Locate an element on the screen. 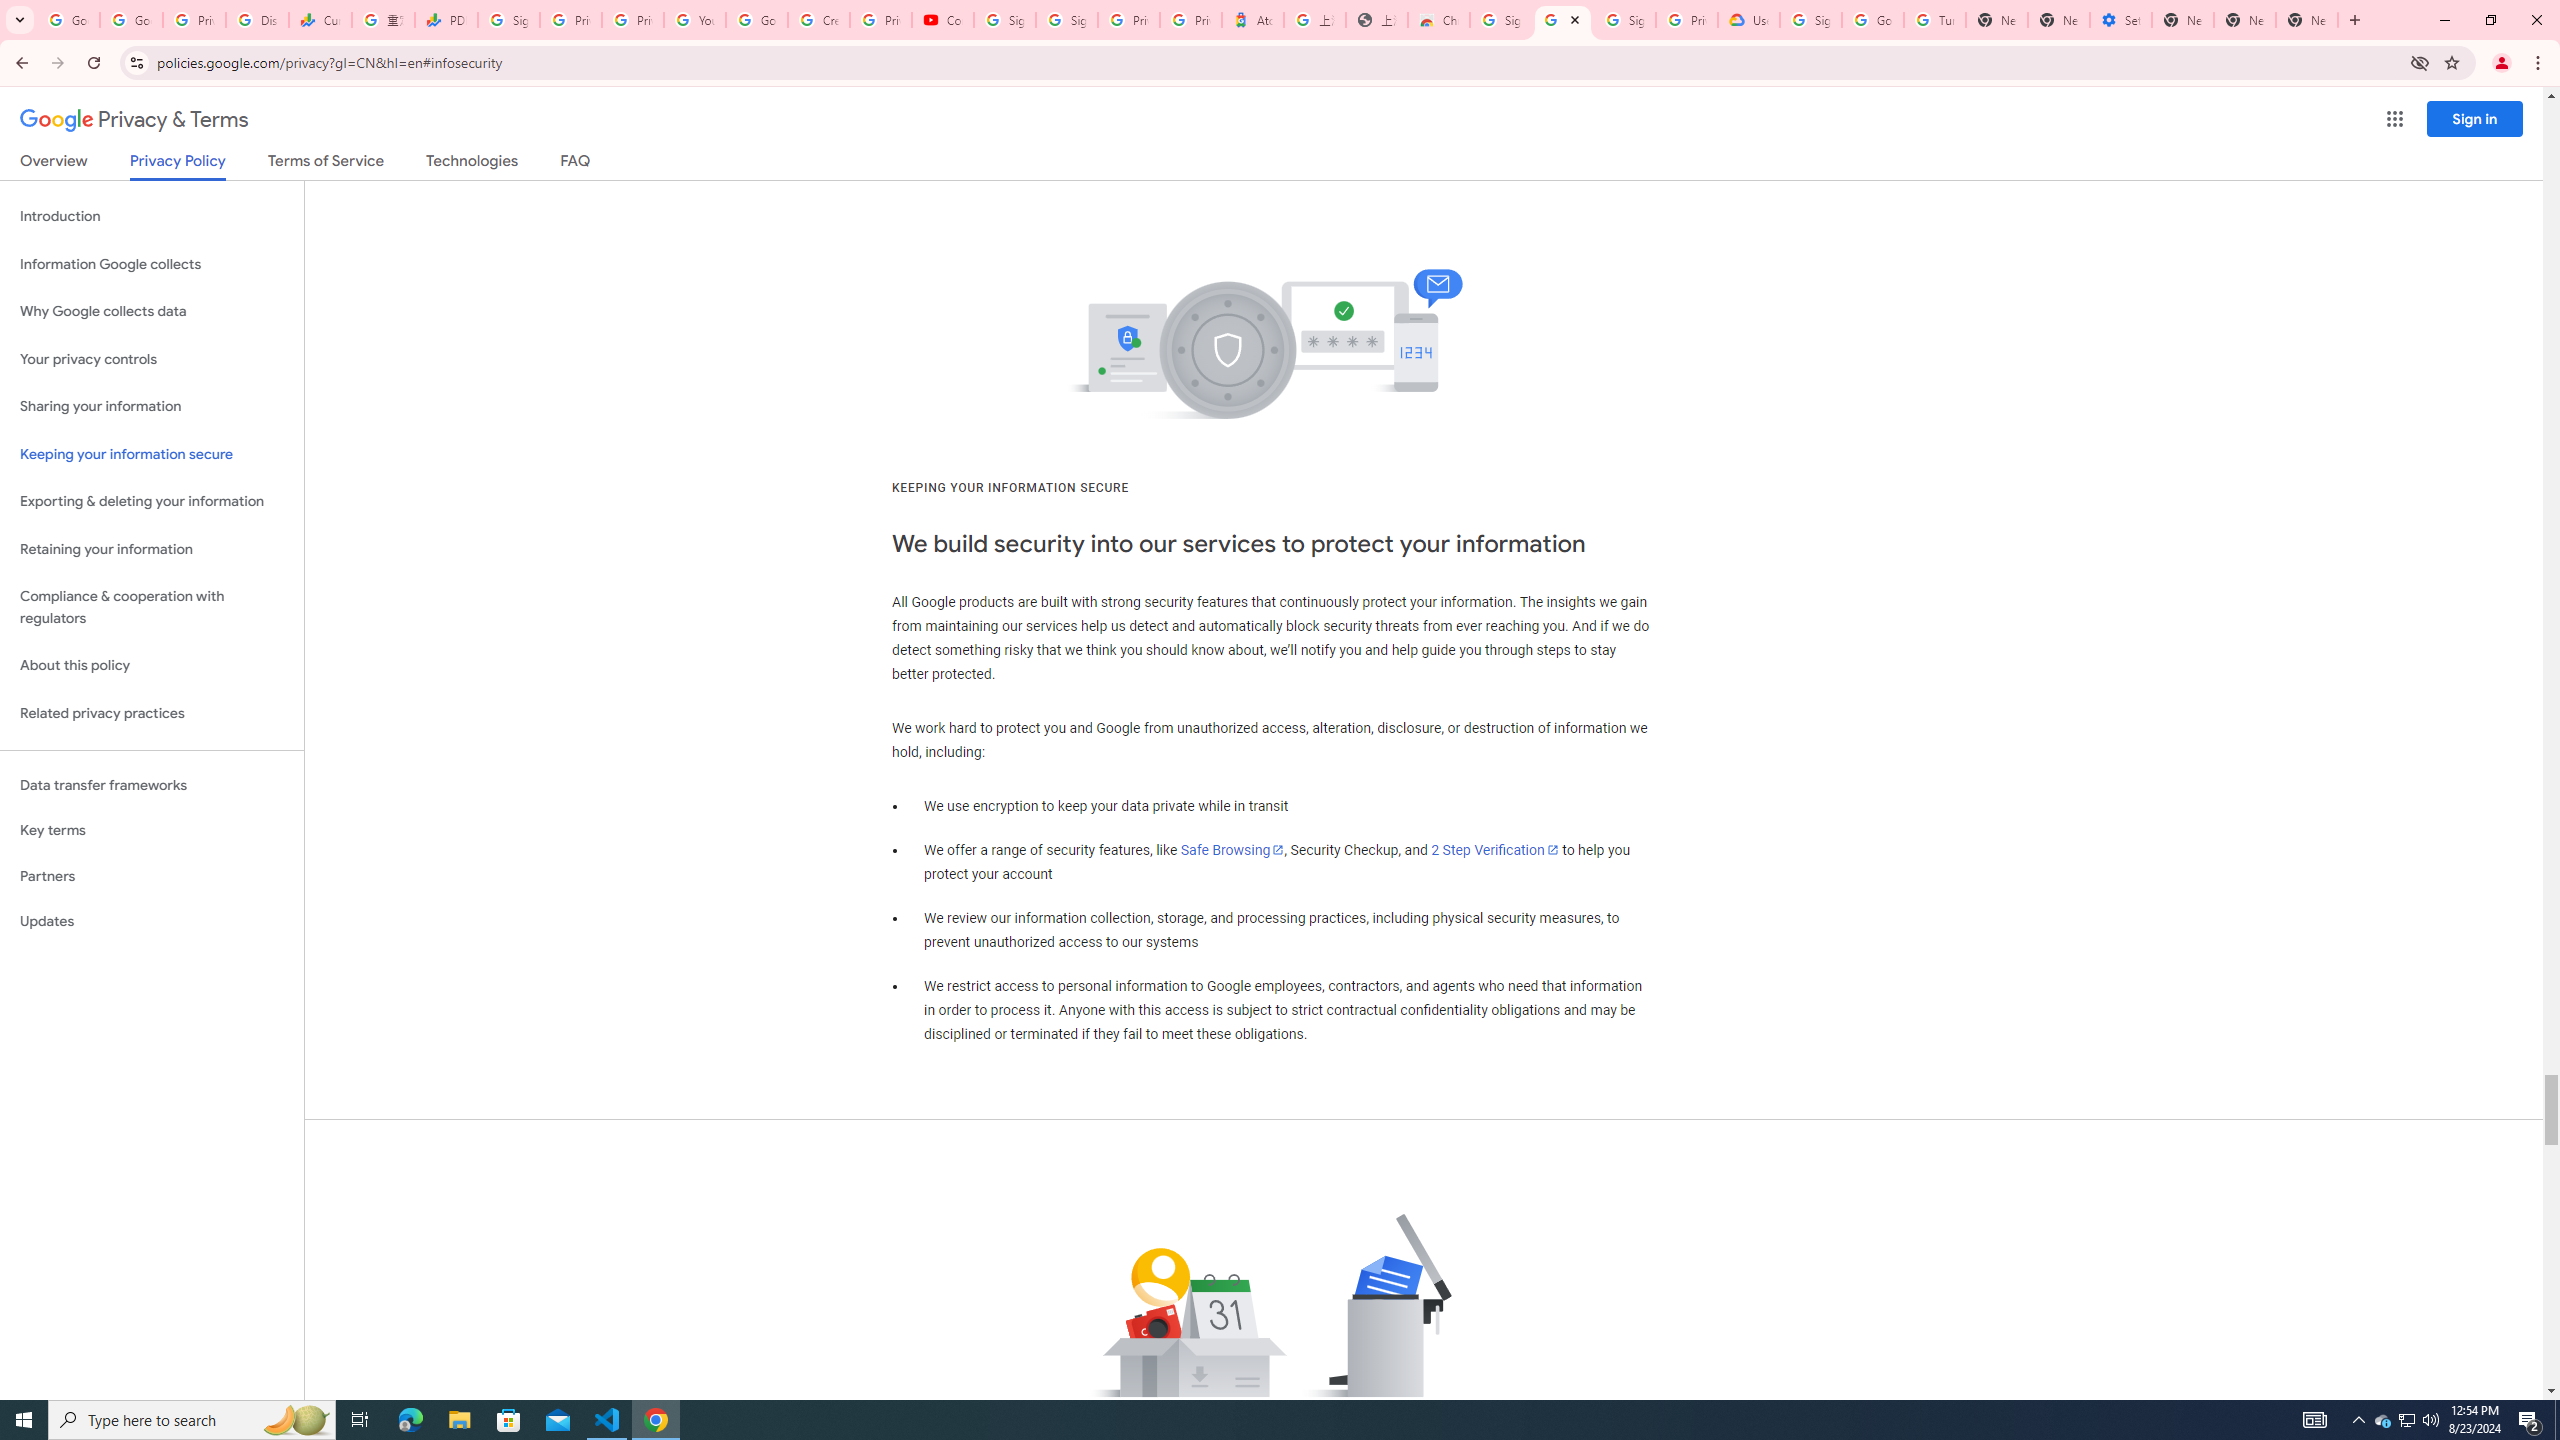 The height and width of the screenshot is (1440, 2560). 'Chrome Web Store - Color themes by Chrome' is located at coordinates (1438, 19).